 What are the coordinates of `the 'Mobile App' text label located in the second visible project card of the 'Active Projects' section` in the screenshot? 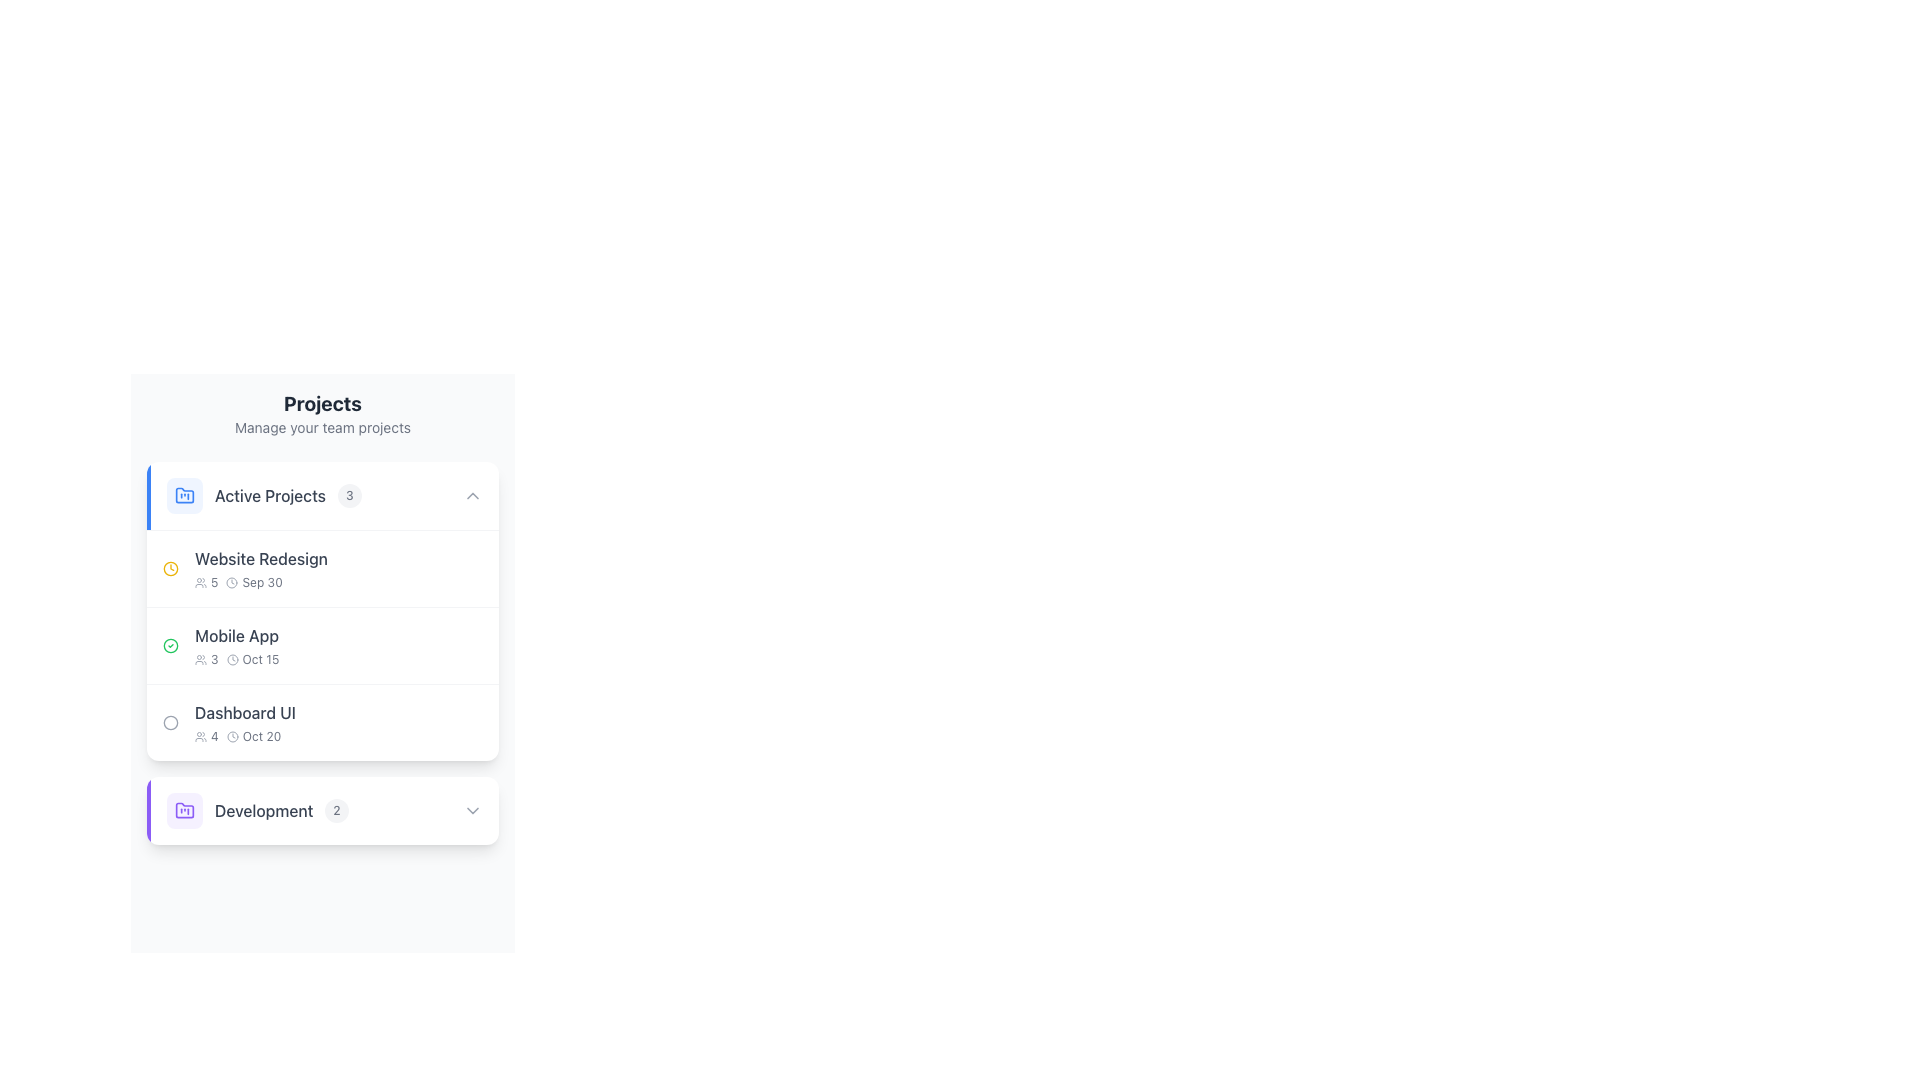 It's located at (237, 636).